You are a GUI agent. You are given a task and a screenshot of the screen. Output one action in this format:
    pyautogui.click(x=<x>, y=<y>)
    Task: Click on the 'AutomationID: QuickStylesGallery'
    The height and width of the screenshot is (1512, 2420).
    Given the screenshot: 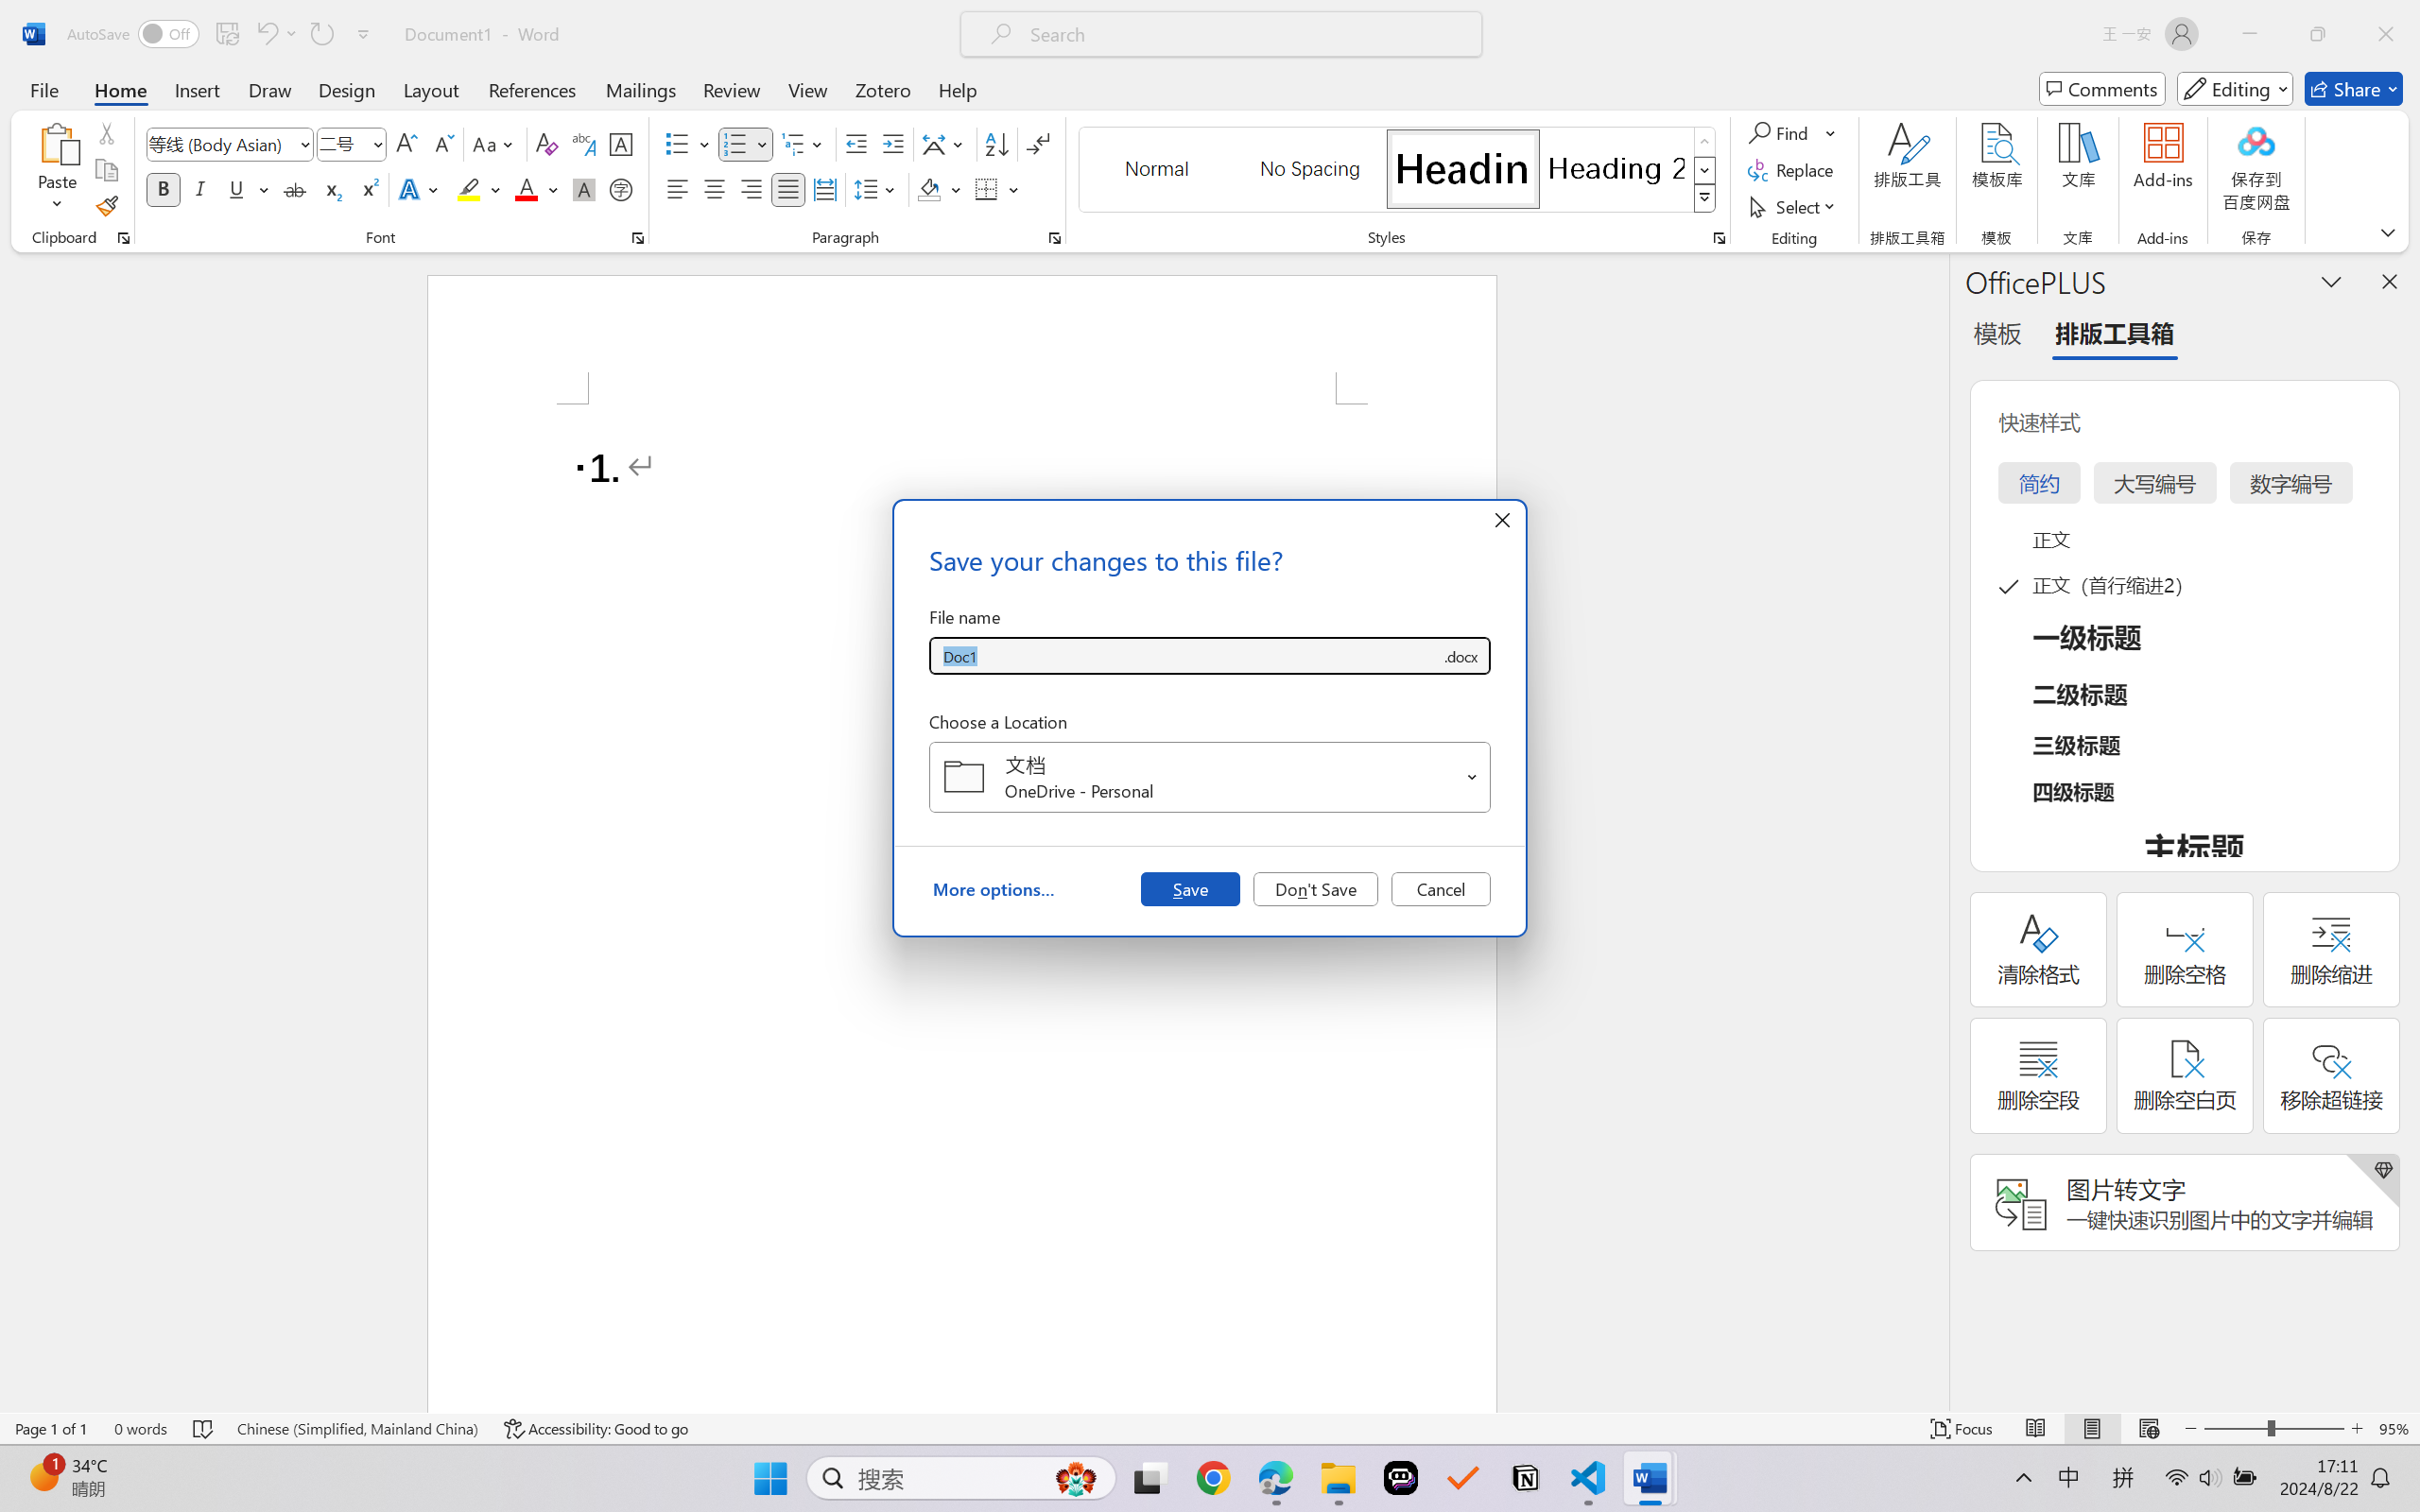 What is the action you would take?
    pyautogui.click(x=1397, y=170)
    